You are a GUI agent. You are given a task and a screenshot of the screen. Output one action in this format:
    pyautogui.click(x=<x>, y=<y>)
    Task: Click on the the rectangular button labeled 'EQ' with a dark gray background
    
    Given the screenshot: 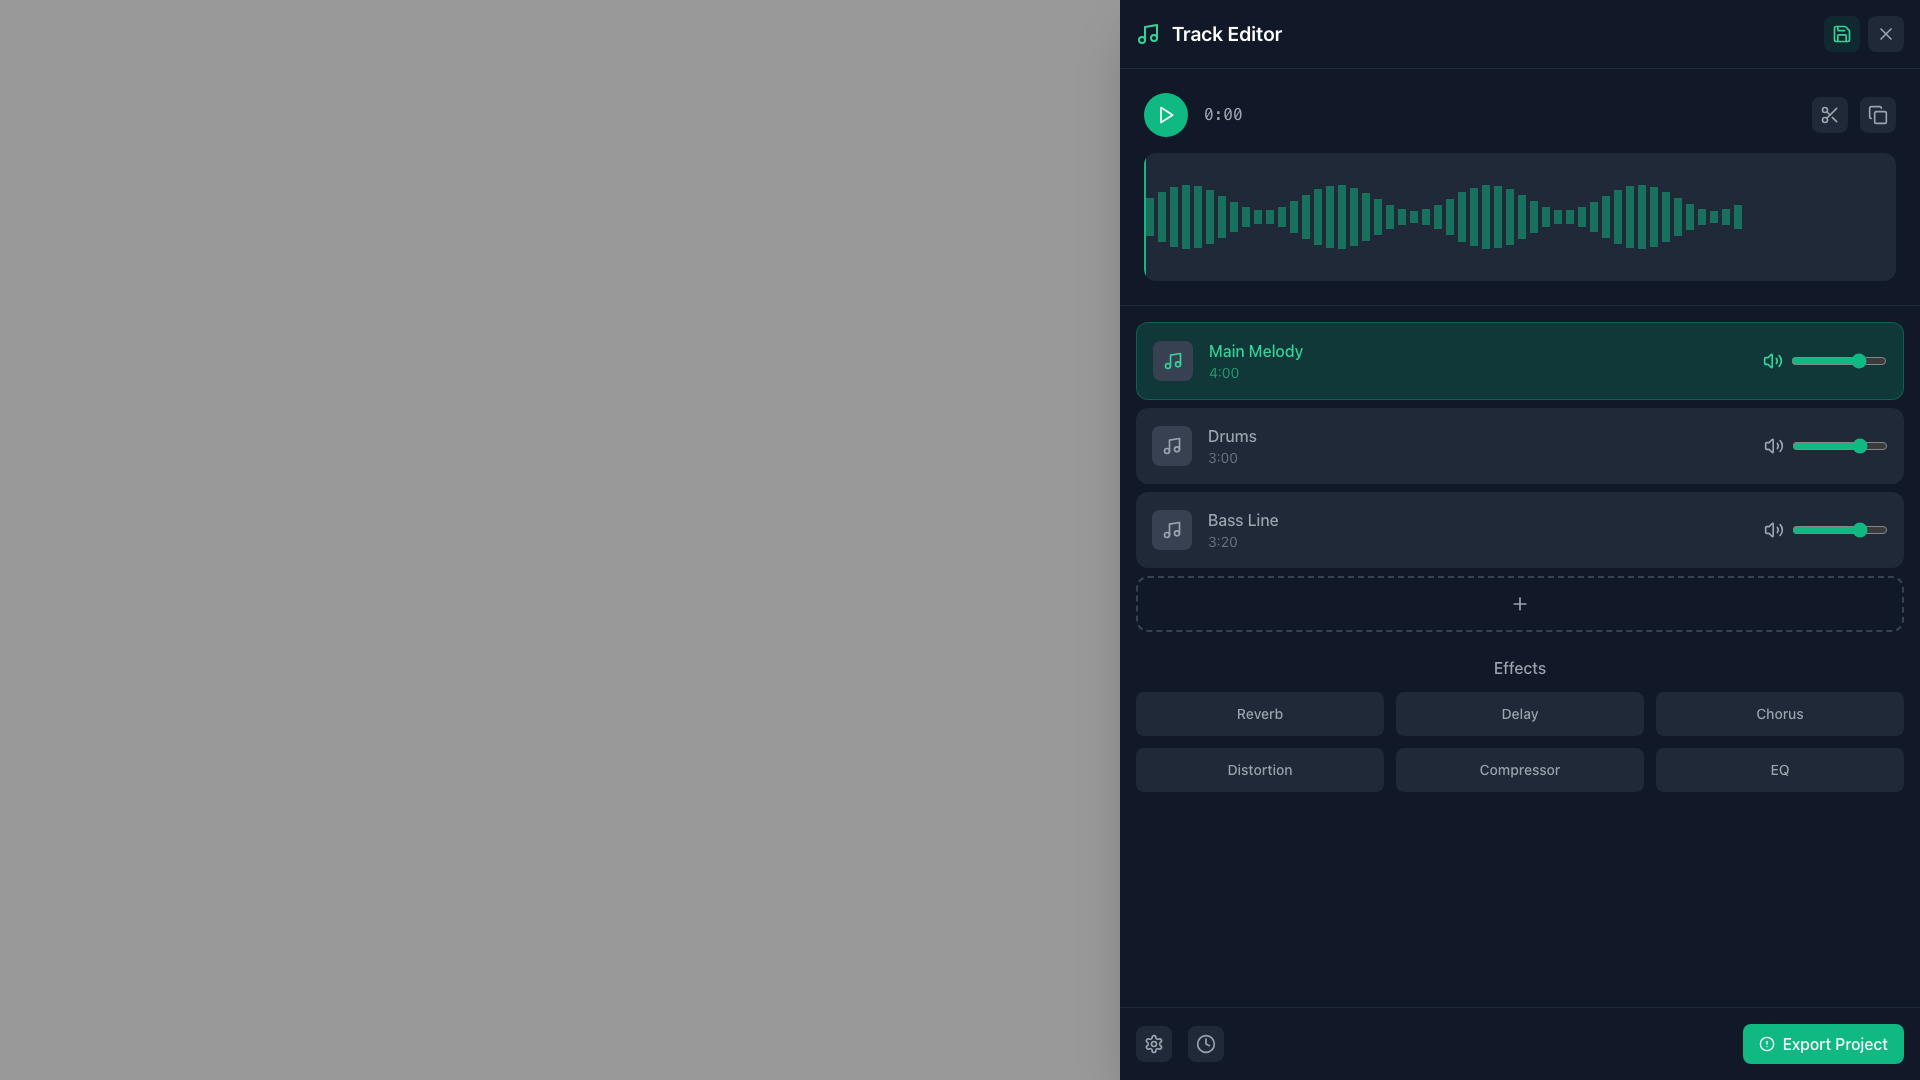 What is the action you would take?
    pyautogui.click(x=1780, y=769)
    